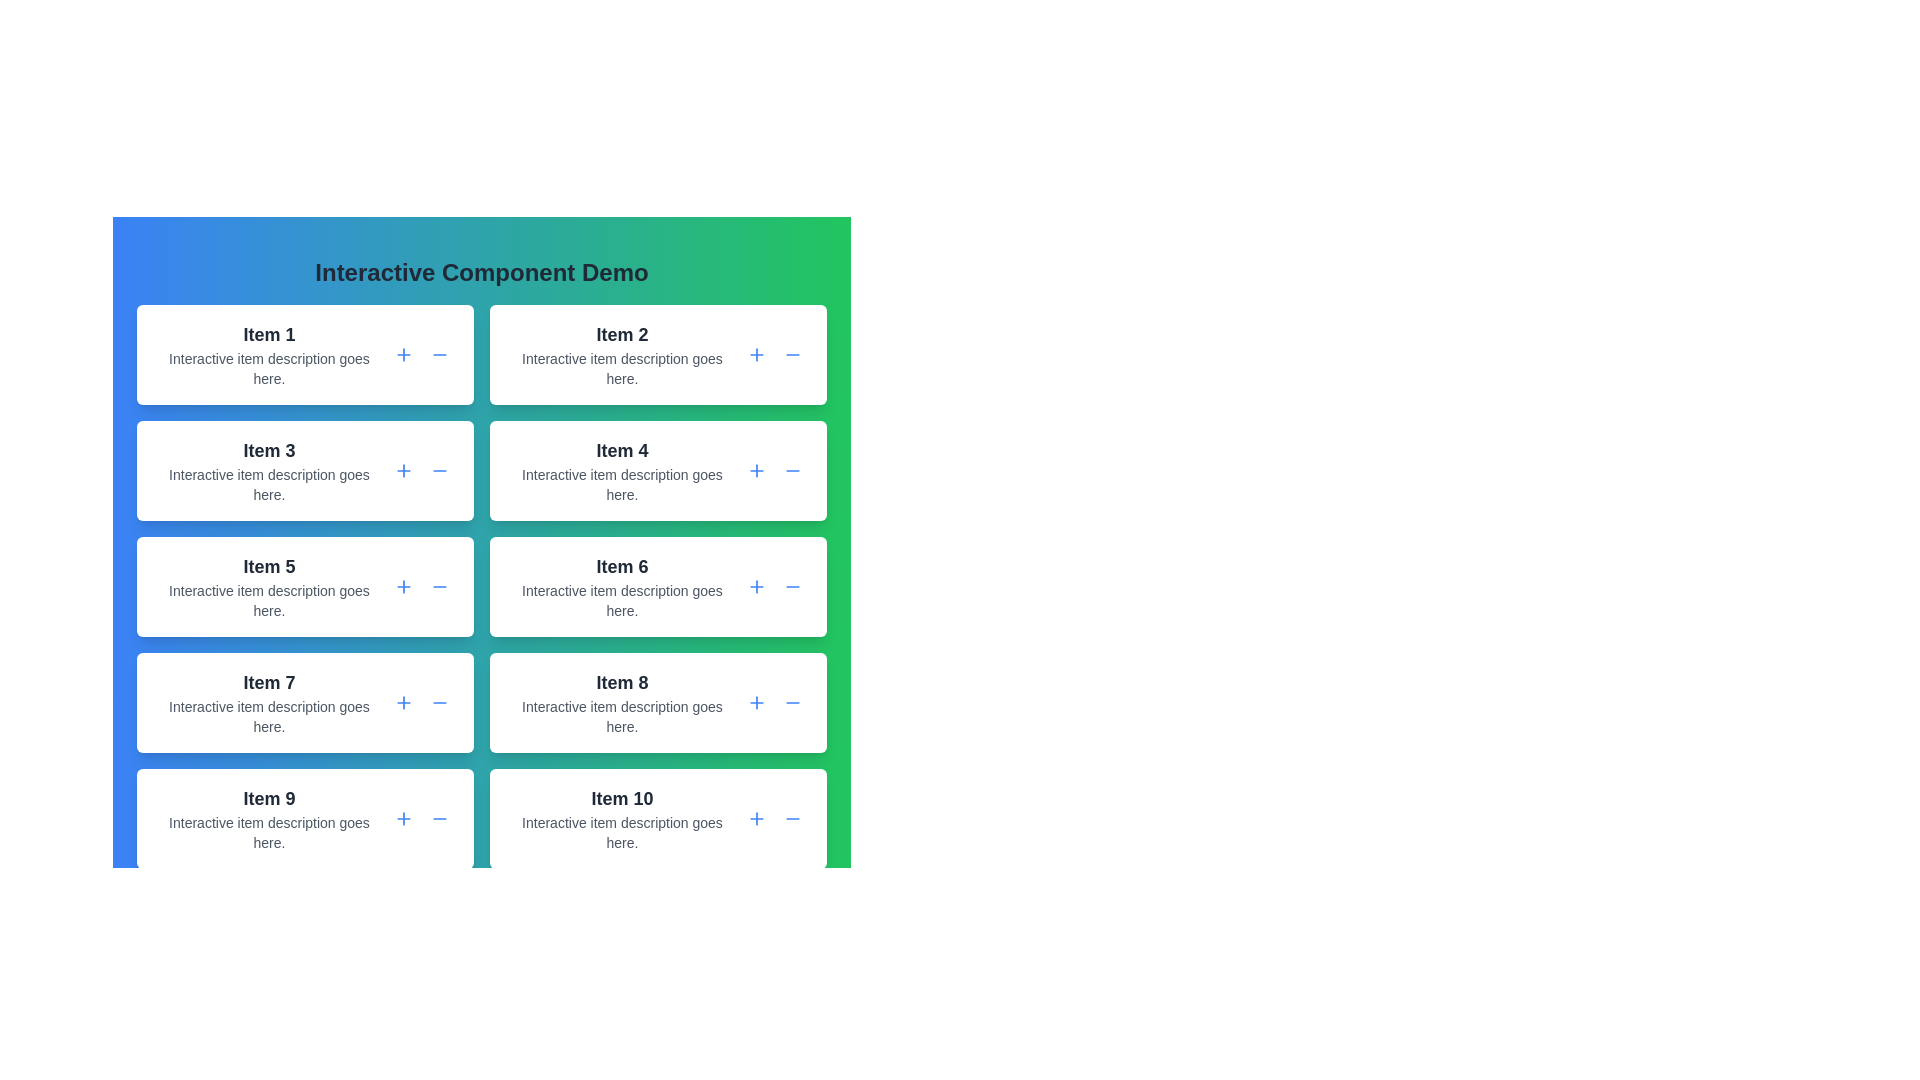 The height and width of the screenshot is (1080, 1920). What do you see at coordinates (791, 701) in the screenshot?
I see `the blue minus button located at the far right of the 'Item 8' entry` at bounding box center [791, 701].